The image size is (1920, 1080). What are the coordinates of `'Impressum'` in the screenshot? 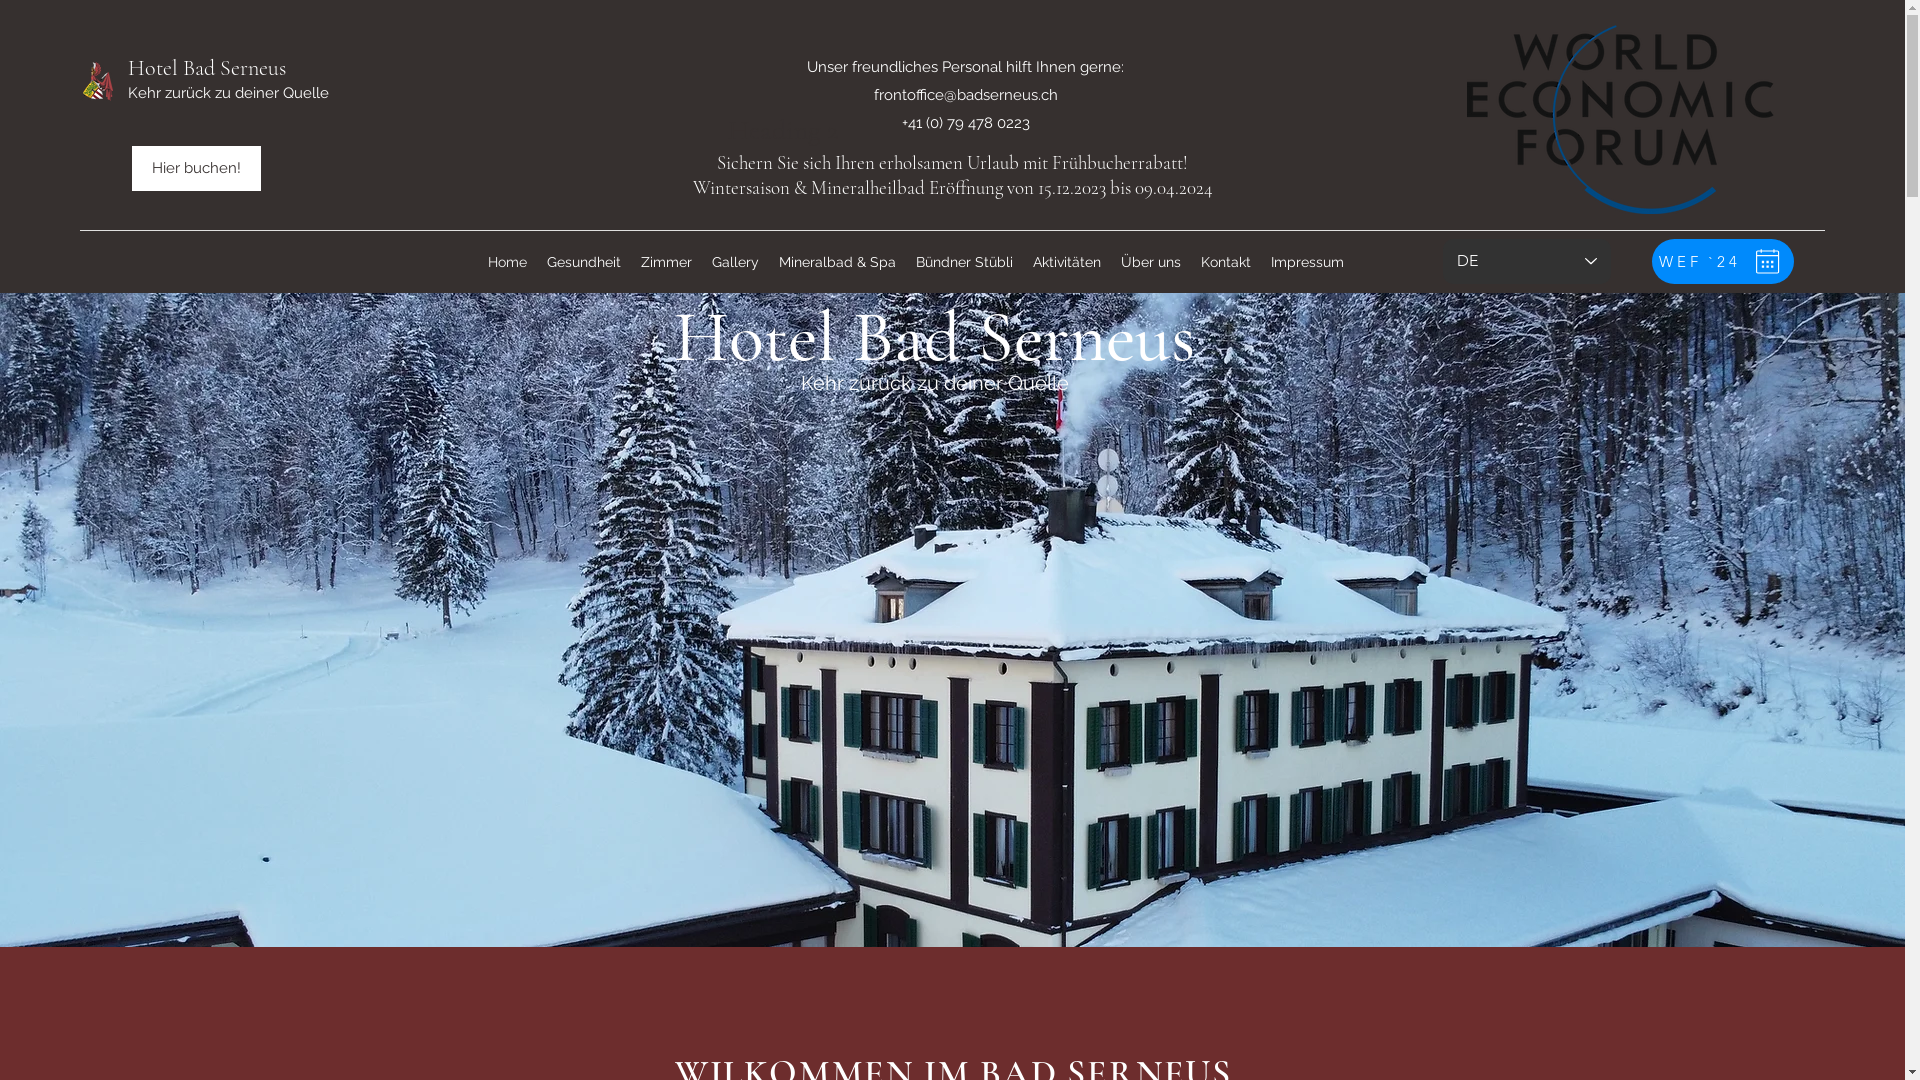 It's located at (1306, 261).